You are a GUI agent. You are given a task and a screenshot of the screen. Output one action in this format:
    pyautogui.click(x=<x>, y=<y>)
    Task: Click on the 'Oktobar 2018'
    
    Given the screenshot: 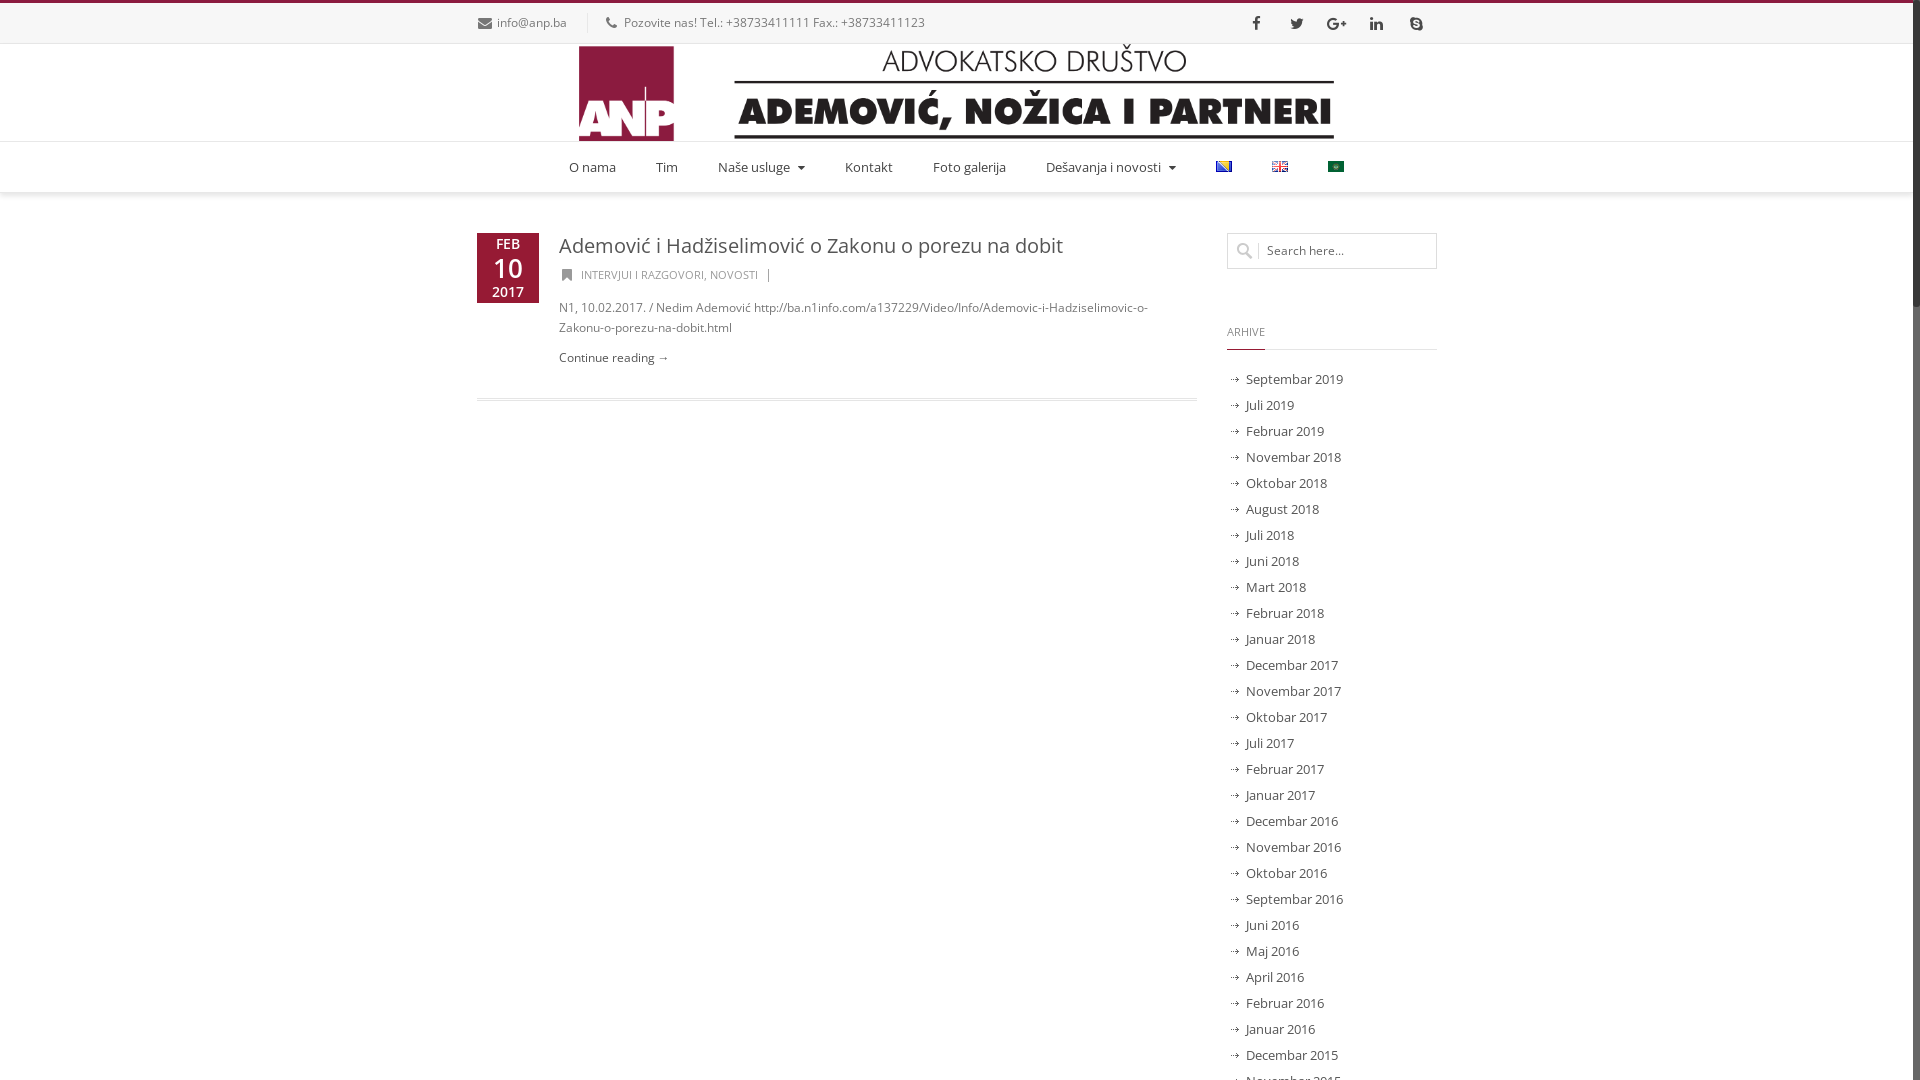 What is the action you would take?
    pyautogui.click(x=1278, y=482)
    